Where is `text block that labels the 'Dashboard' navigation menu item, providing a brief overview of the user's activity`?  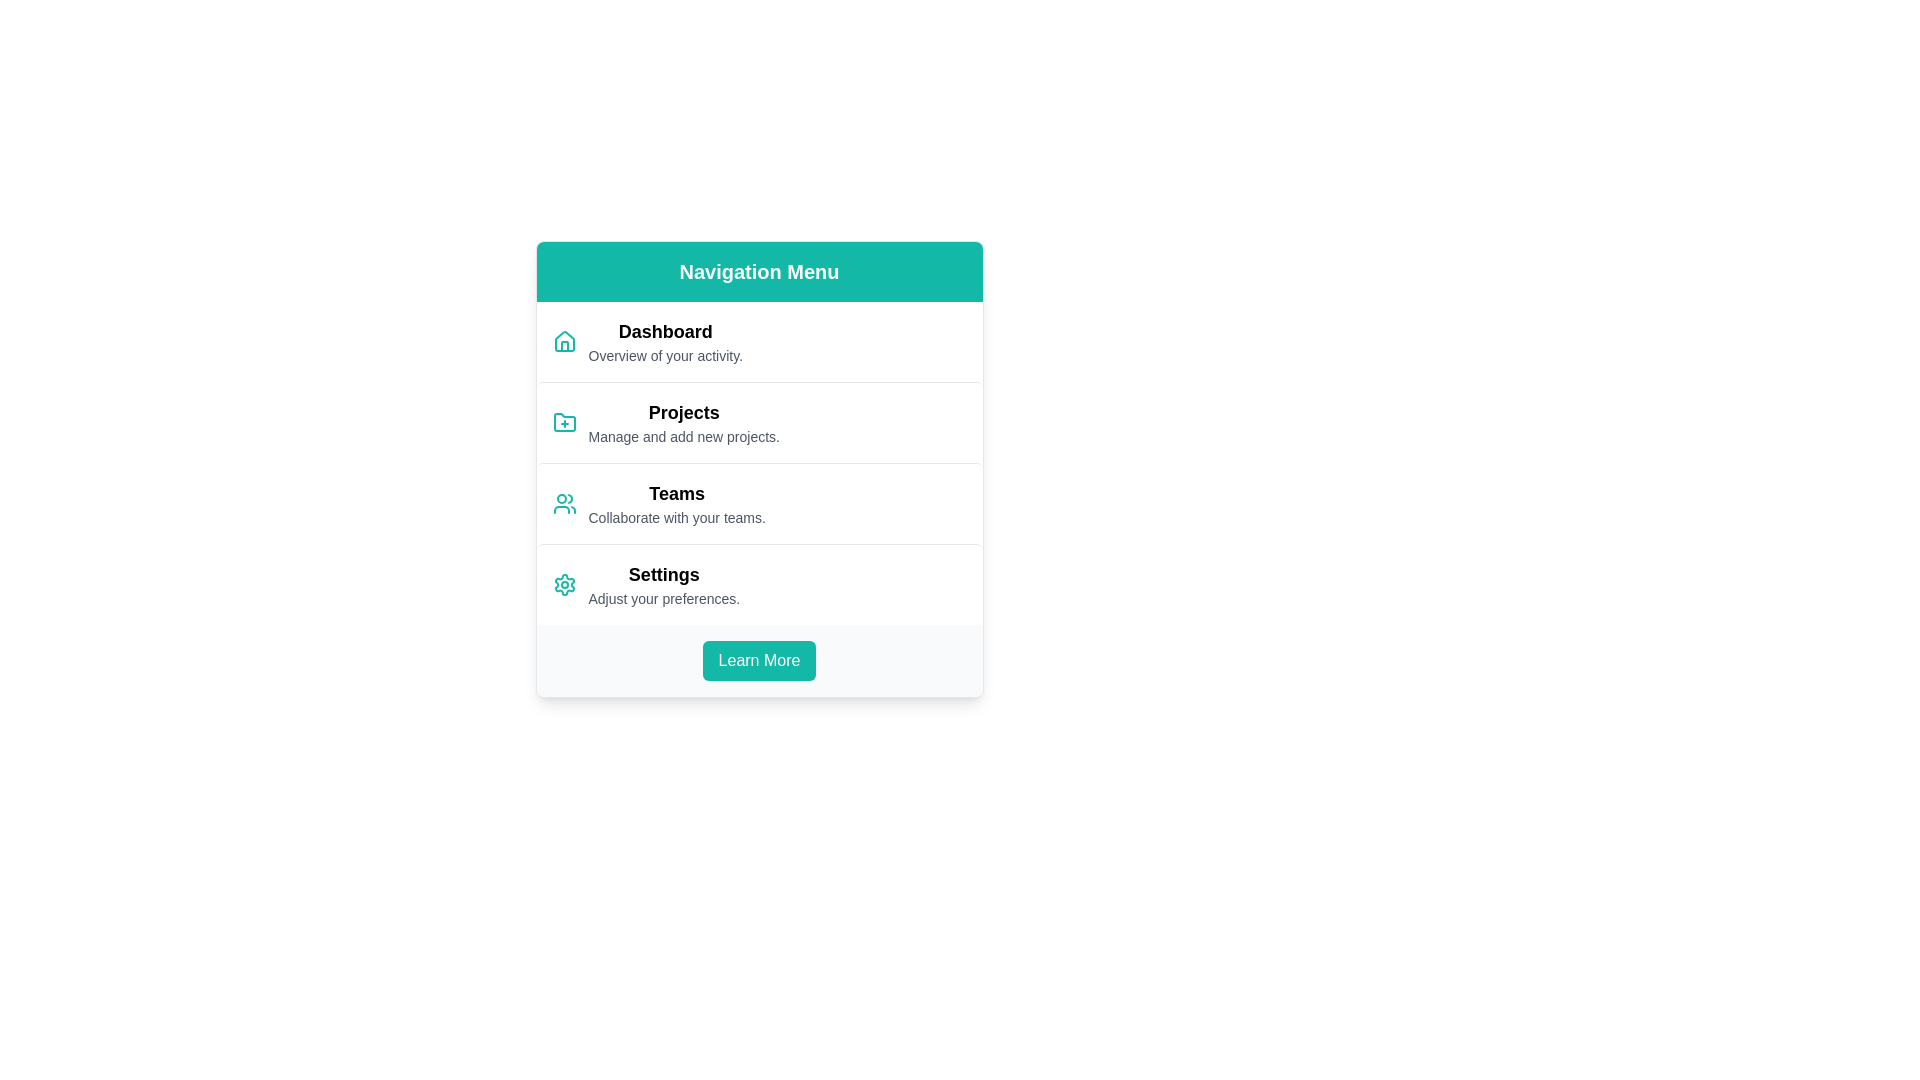 text block that labels the 'Dashboard' navigation menu item, providing a brief overview of the user's activity is located at coordinates (665, 341).